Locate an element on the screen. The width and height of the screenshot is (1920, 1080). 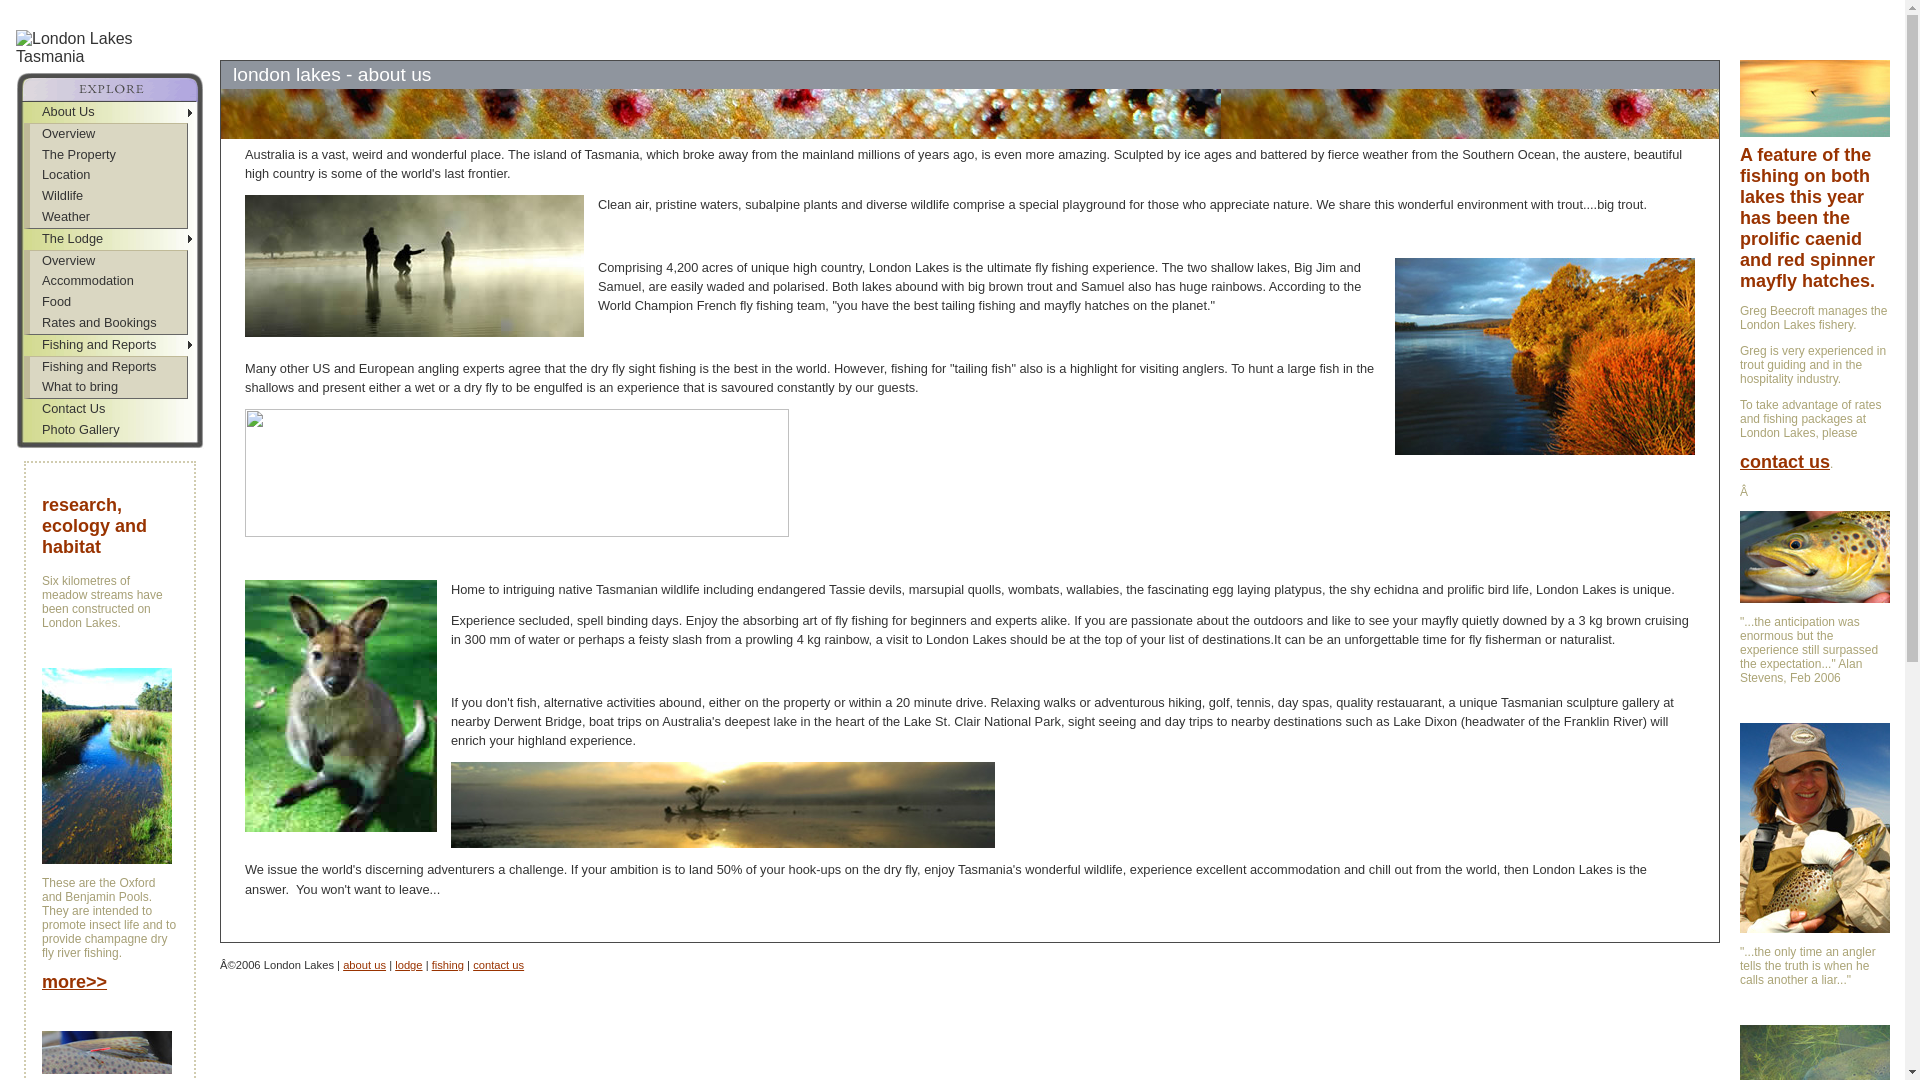
'more>>' is located at coordinates (74, 982).